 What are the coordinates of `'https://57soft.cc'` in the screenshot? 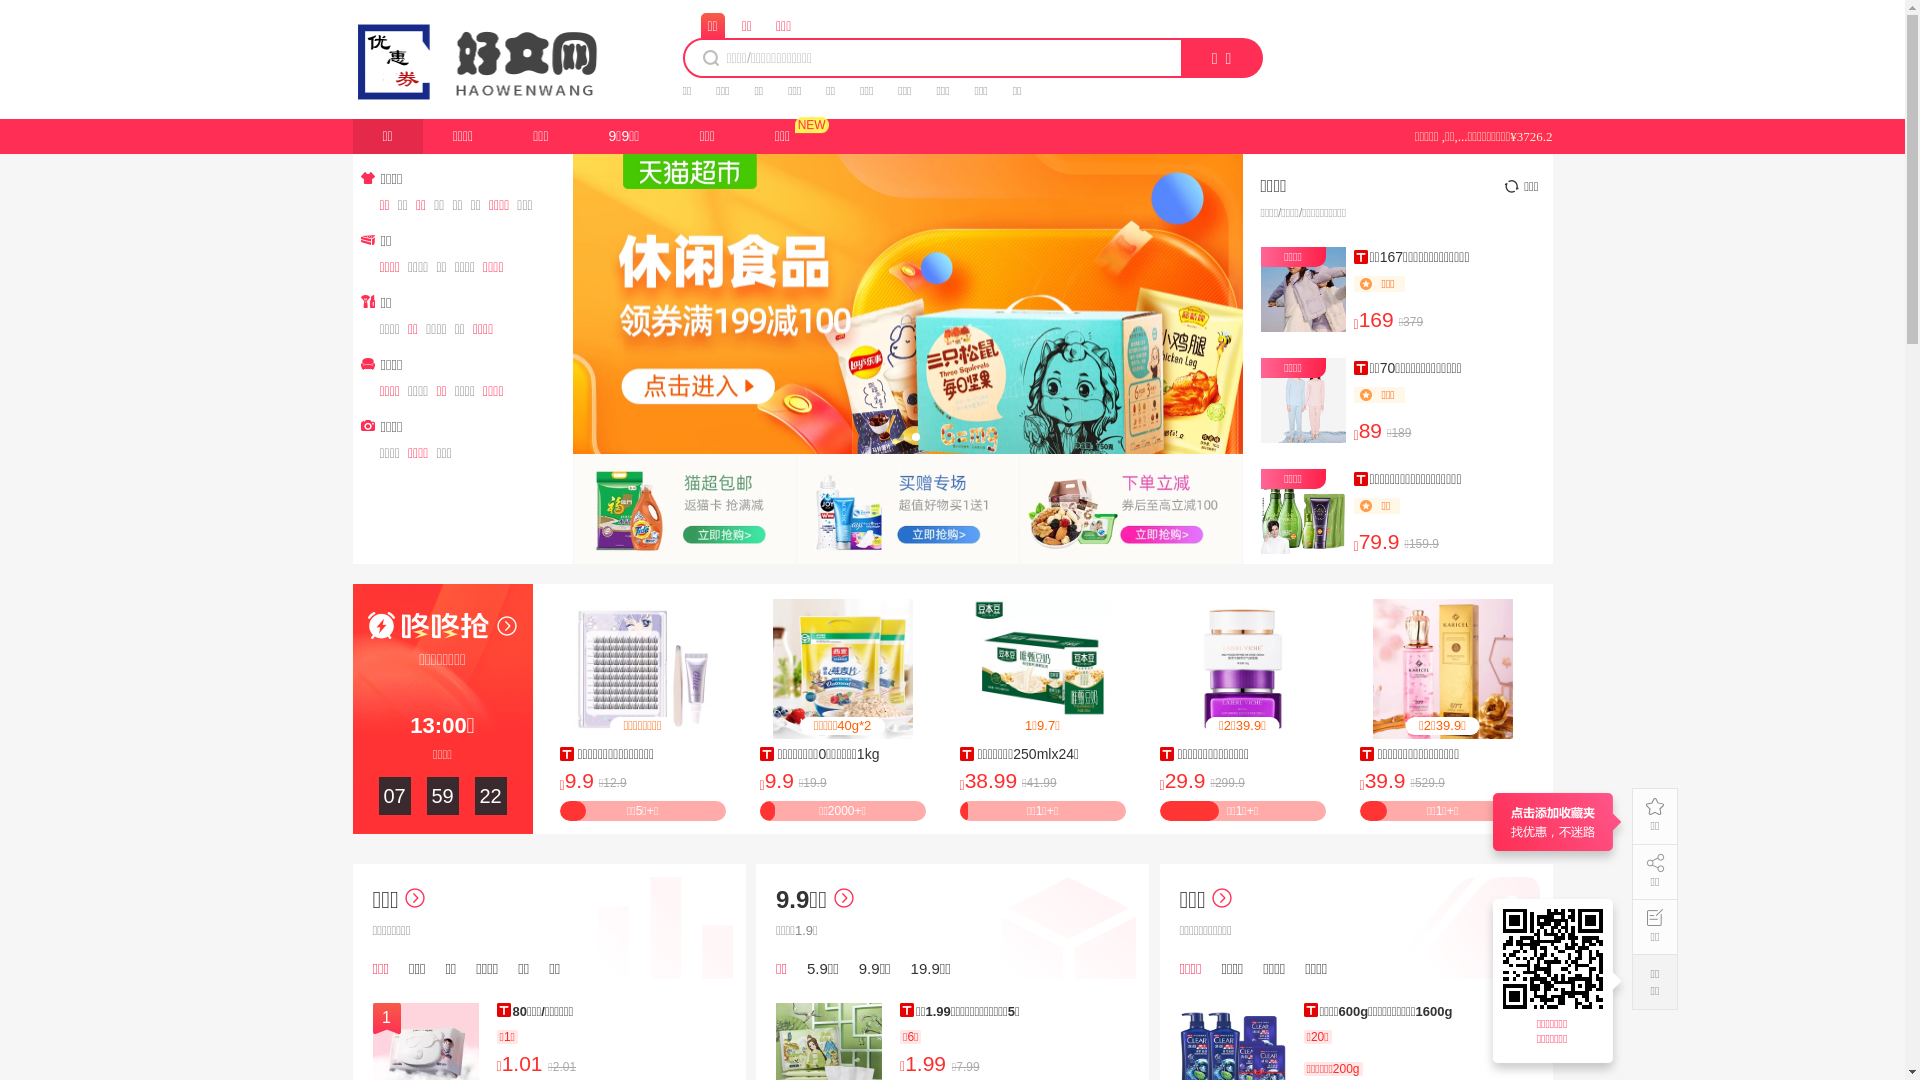 It's located at (1554, 958).